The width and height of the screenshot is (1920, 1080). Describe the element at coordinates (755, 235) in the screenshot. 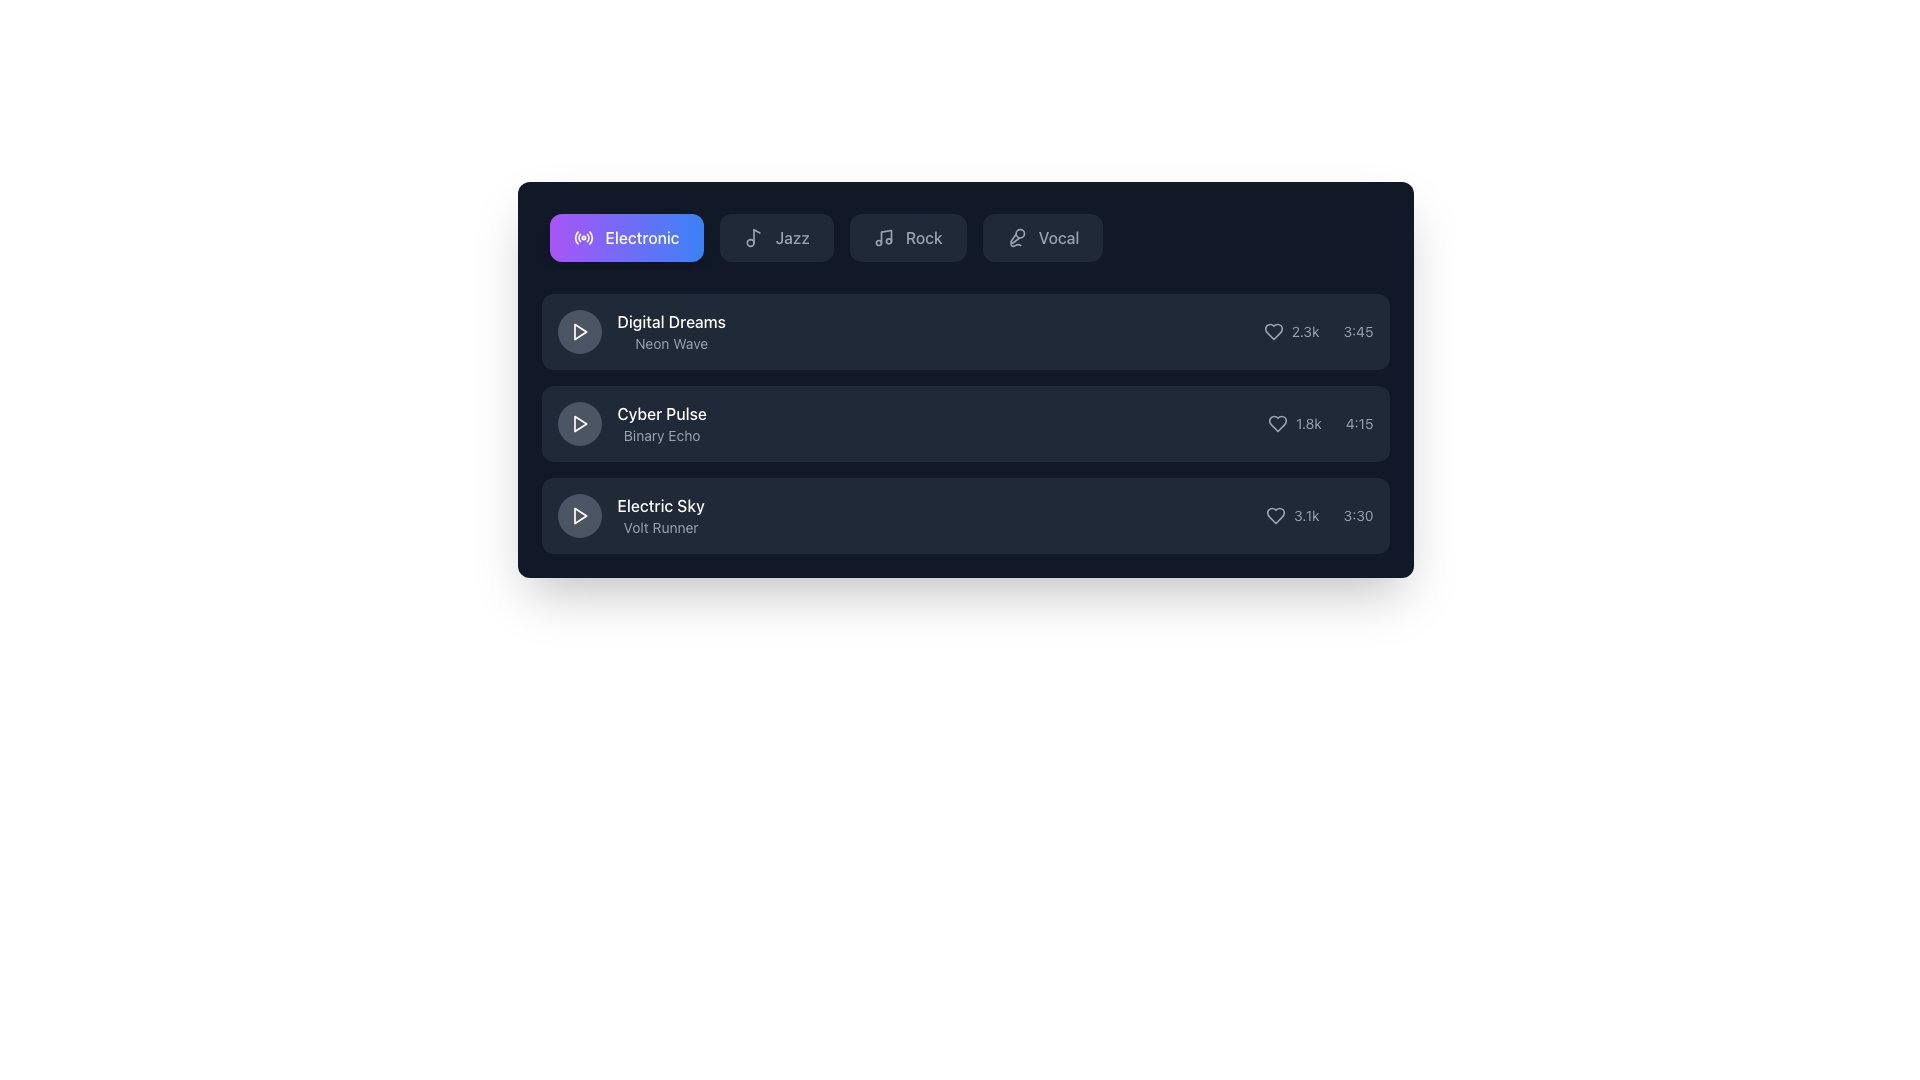

I see `the 'Jazz' category icon in the music genre selection menu, which is represented by an SVG graphic located at the top center of the interface` at that location.